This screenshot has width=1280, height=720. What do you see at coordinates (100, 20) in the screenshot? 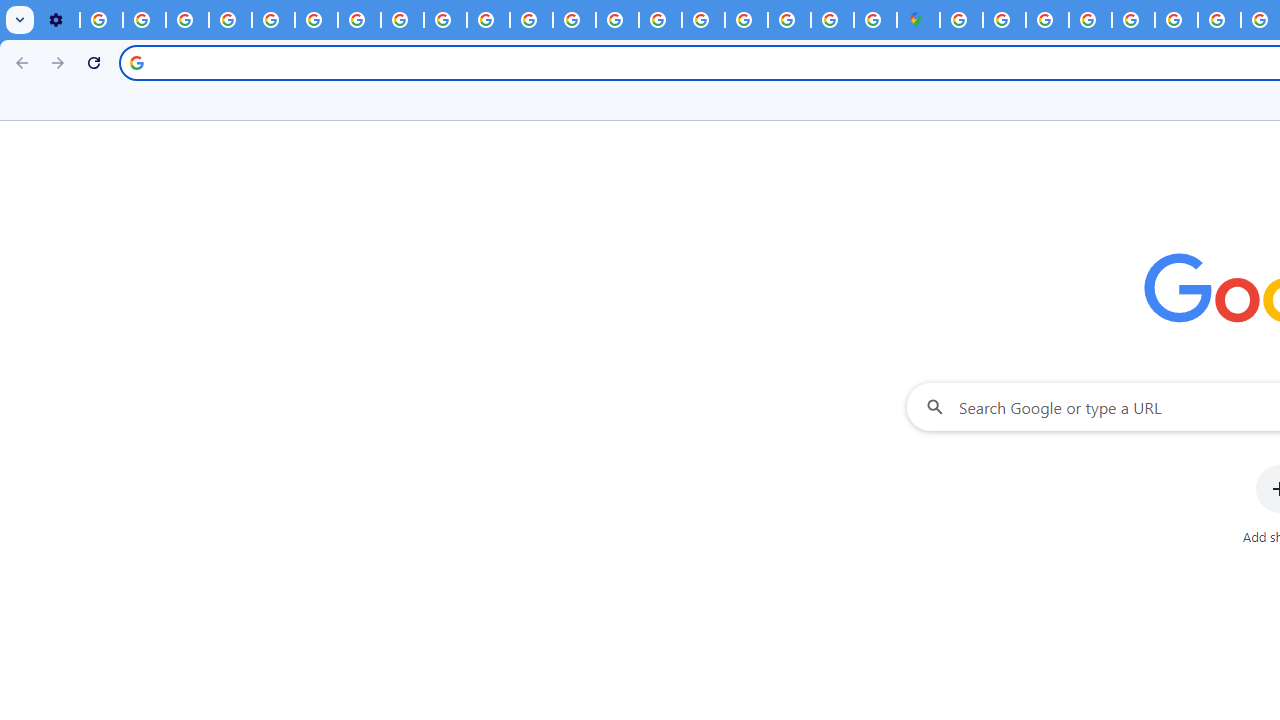
I see `'Delete photos & videos - Computer - Google Photos Help'` at bounding box center [100, 20].